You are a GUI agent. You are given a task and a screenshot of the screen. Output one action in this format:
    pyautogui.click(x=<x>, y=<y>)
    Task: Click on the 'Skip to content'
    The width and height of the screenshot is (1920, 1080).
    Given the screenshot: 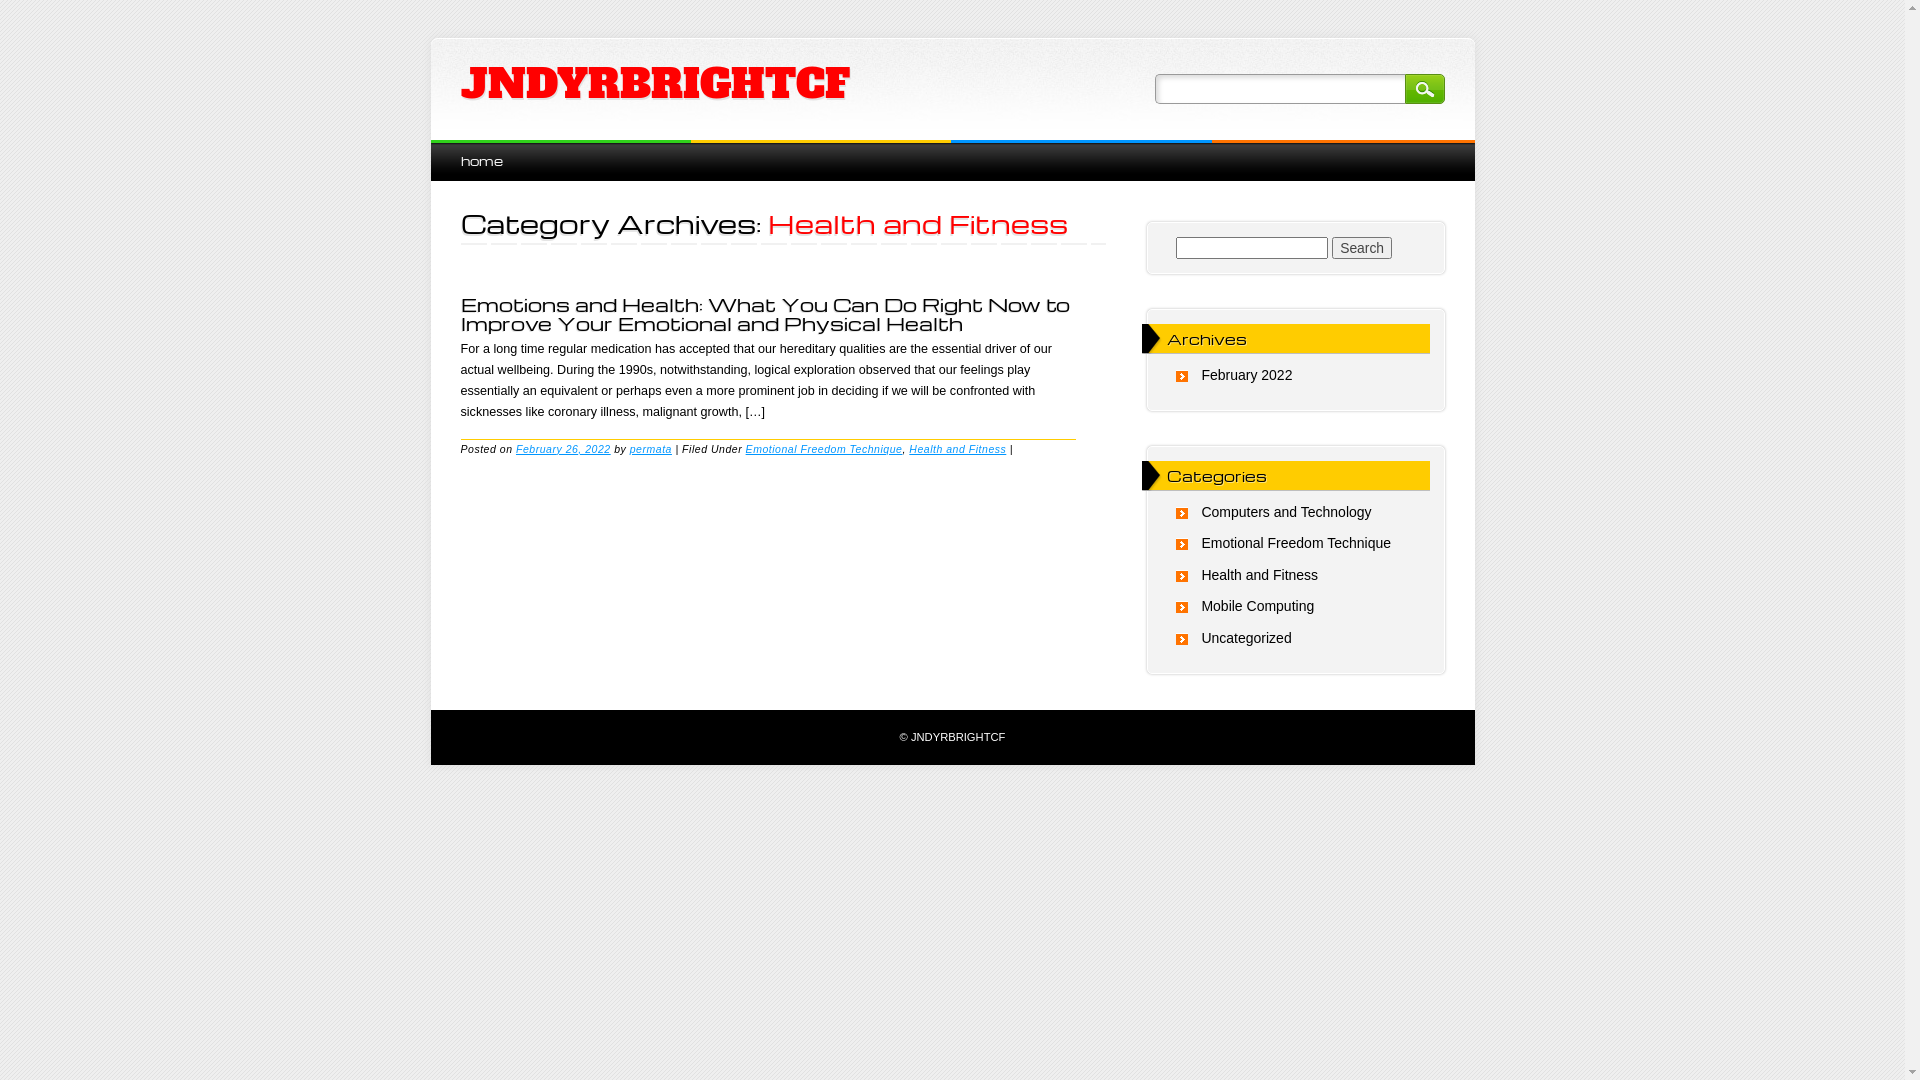 What is the action you would take?
    pyautogui.click(x=475, y=149)
    